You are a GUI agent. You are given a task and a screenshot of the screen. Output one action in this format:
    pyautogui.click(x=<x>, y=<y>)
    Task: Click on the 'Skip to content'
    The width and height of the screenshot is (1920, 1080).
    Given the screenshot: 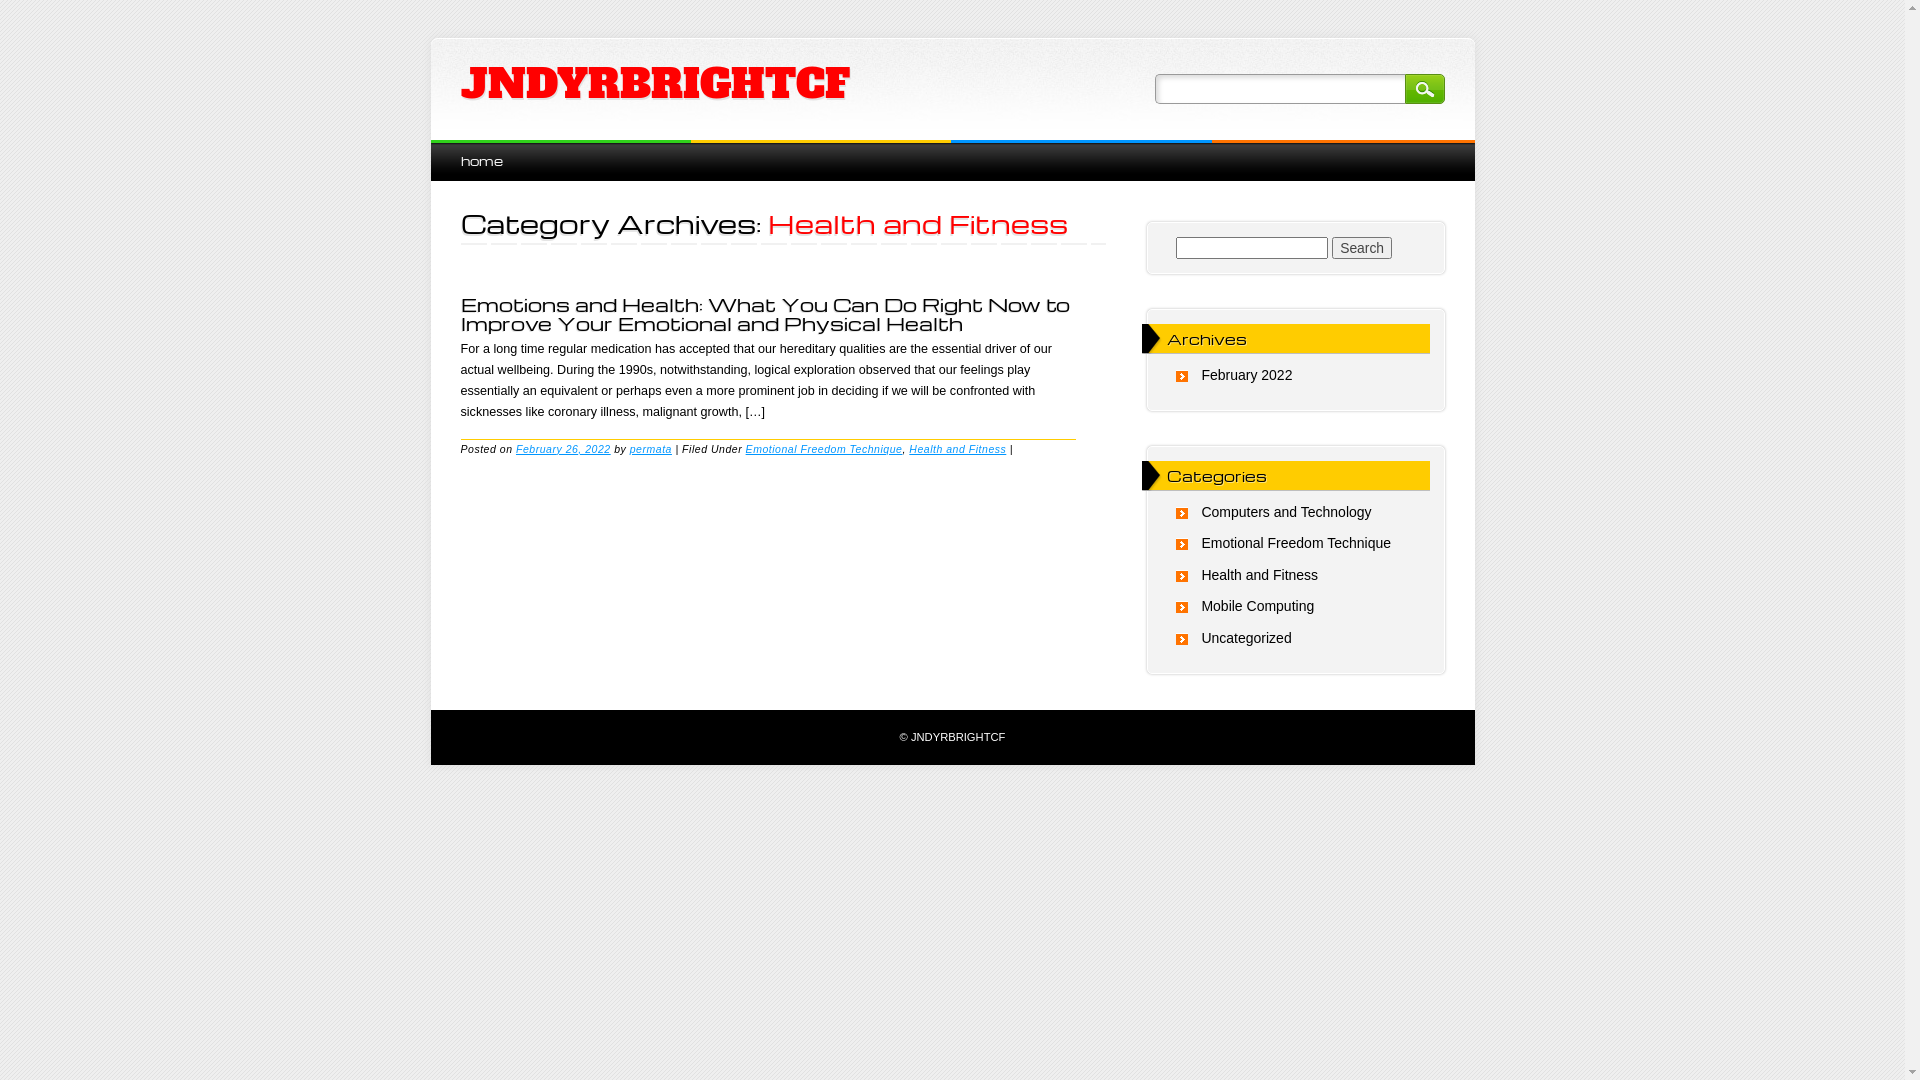 What is the action you would take?
    pyautogui.click(x=475, y=149)
    